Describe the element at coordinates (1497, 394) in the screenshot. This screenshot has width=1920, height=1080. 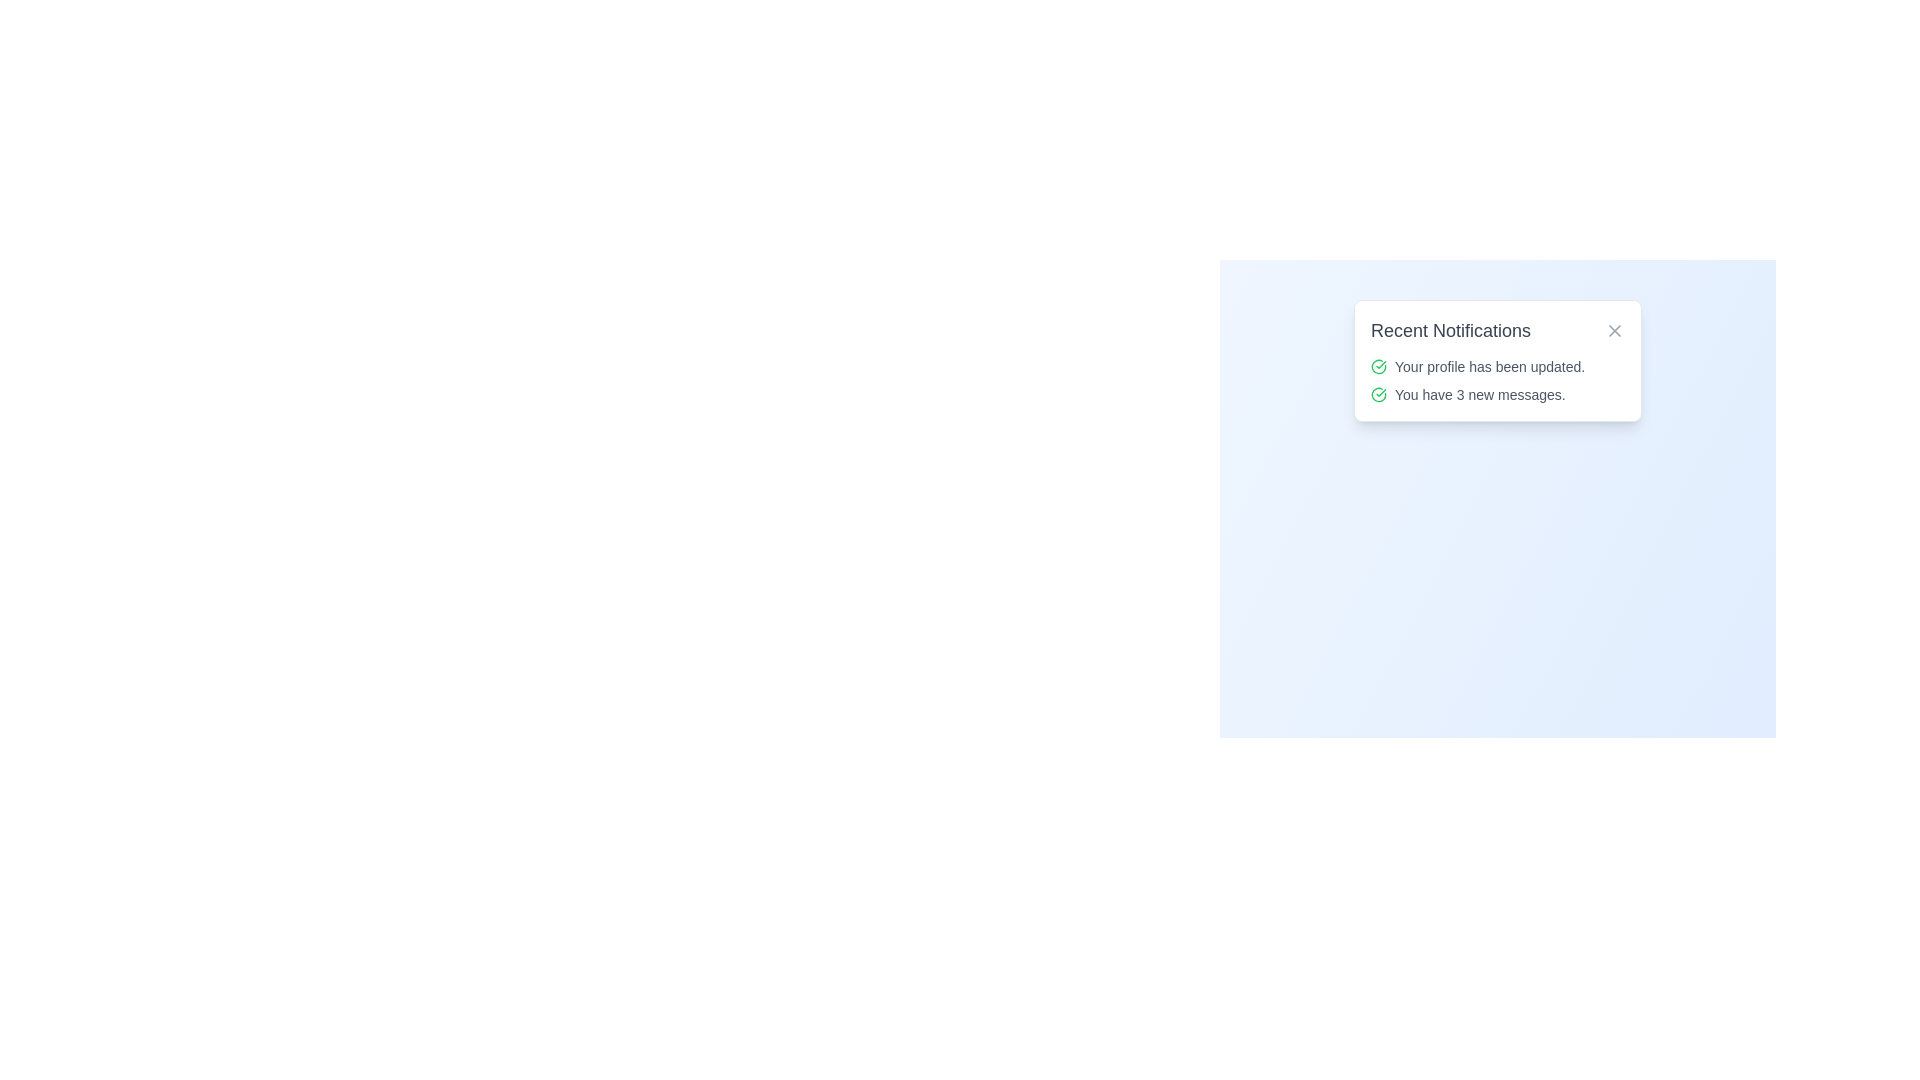
I see `the second notification item in the 'Recent Notifications' panel that displays a message about three new messages` at that location.